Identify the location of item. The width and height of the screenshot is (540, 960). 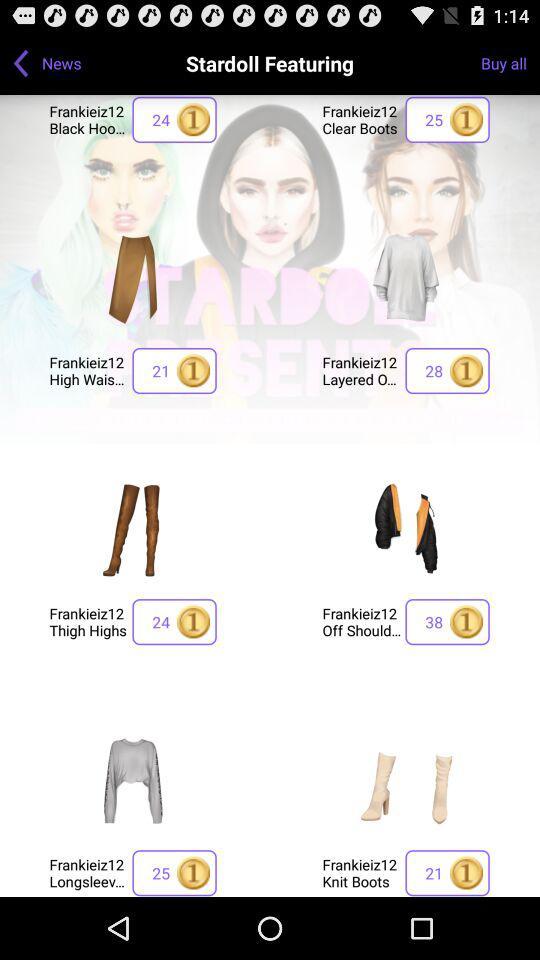
(405, 779).